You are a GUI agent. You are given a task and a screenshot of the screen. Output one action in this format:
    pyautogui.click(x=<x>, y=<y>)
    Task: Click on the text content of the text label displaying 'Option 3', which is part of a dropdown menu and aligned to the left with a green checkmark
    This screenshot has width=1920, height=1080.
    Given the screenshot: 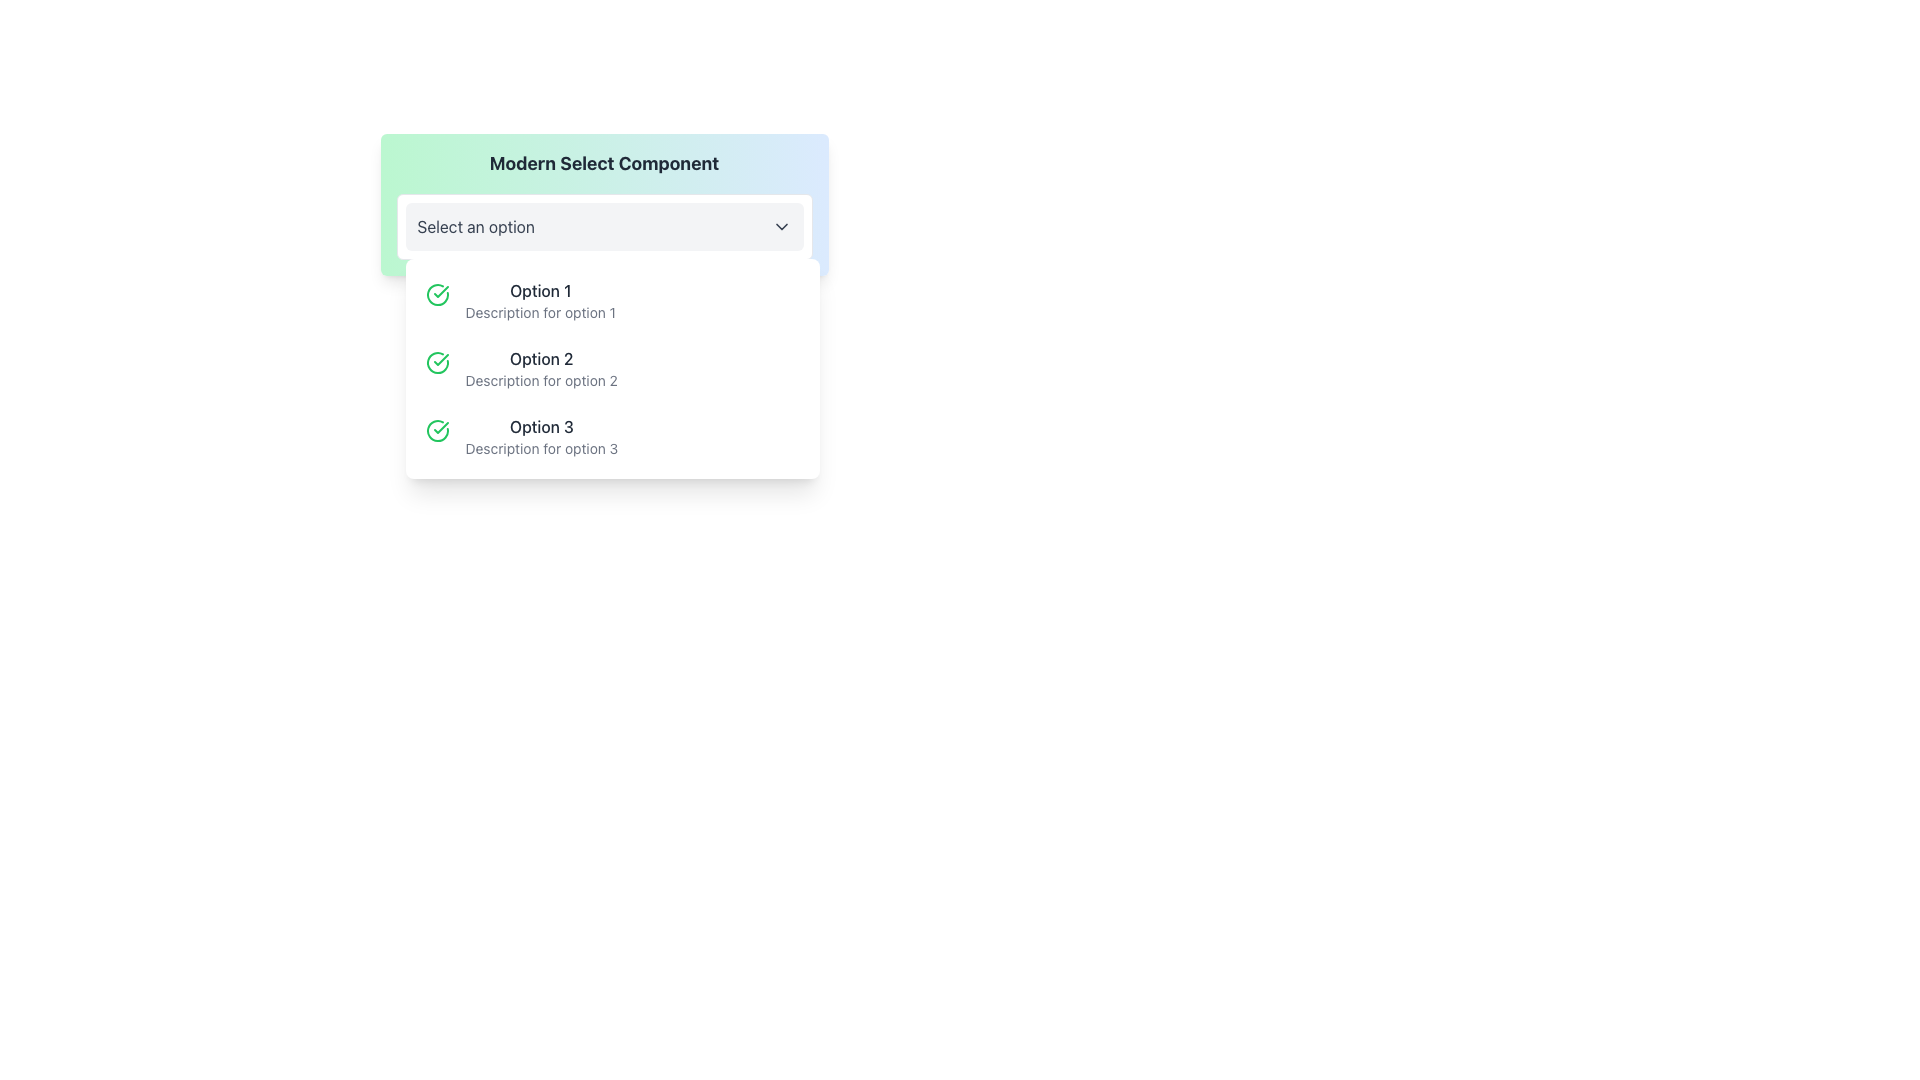 What is the action you would take?
    pyautogui.click(x=541, y=426)
    